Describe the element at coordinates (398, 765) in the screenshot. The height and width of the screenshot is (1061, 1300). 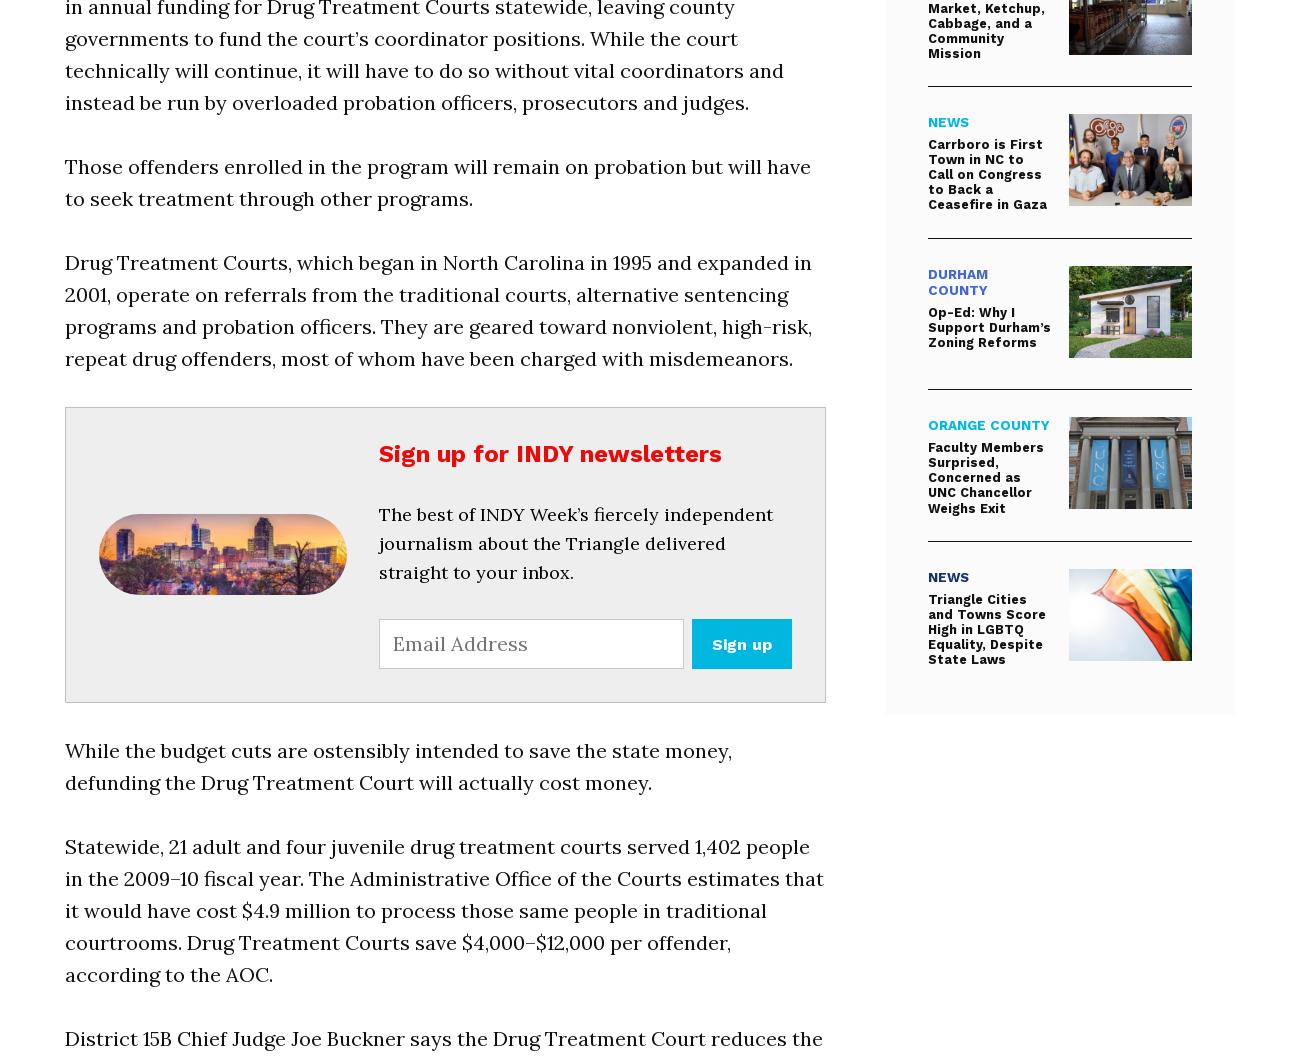
I see `'While the budget cuts are ostensibly intended to save the state money, defunding the Drug Treatment Court will actually cost money.'` at that location.